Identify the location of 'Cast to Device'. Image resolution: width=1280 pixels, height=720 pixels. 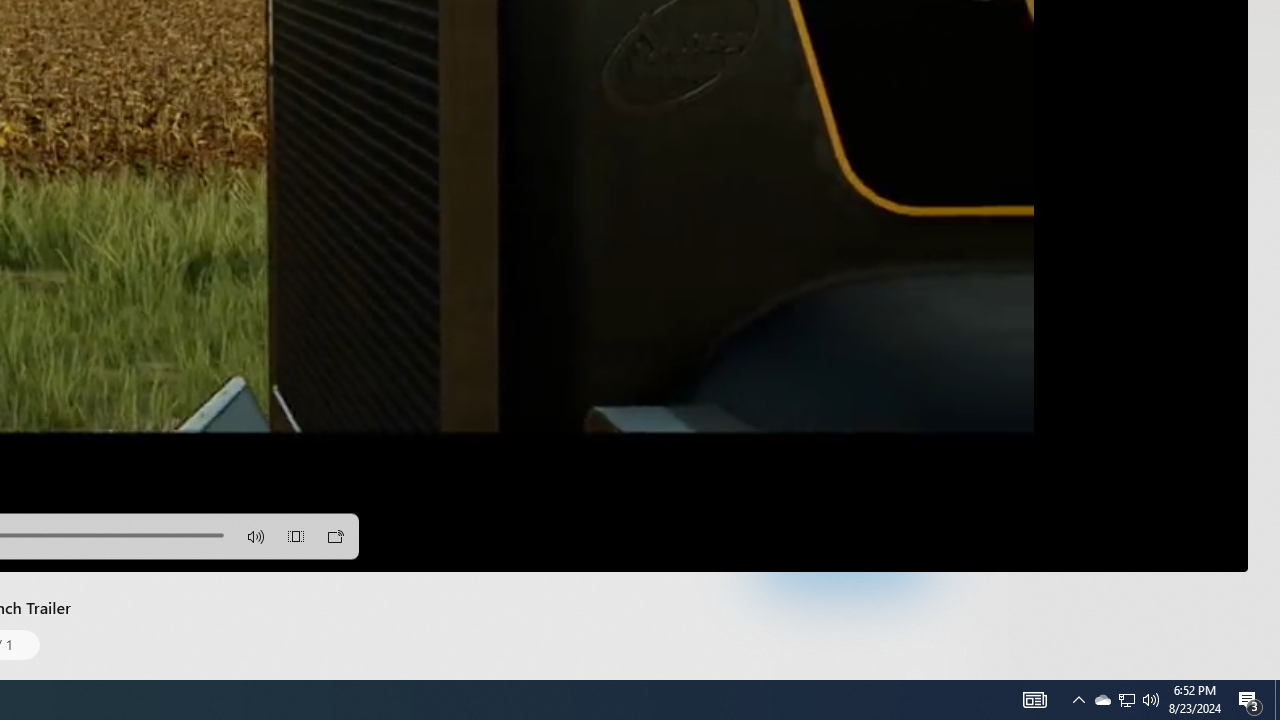
(336, 535).